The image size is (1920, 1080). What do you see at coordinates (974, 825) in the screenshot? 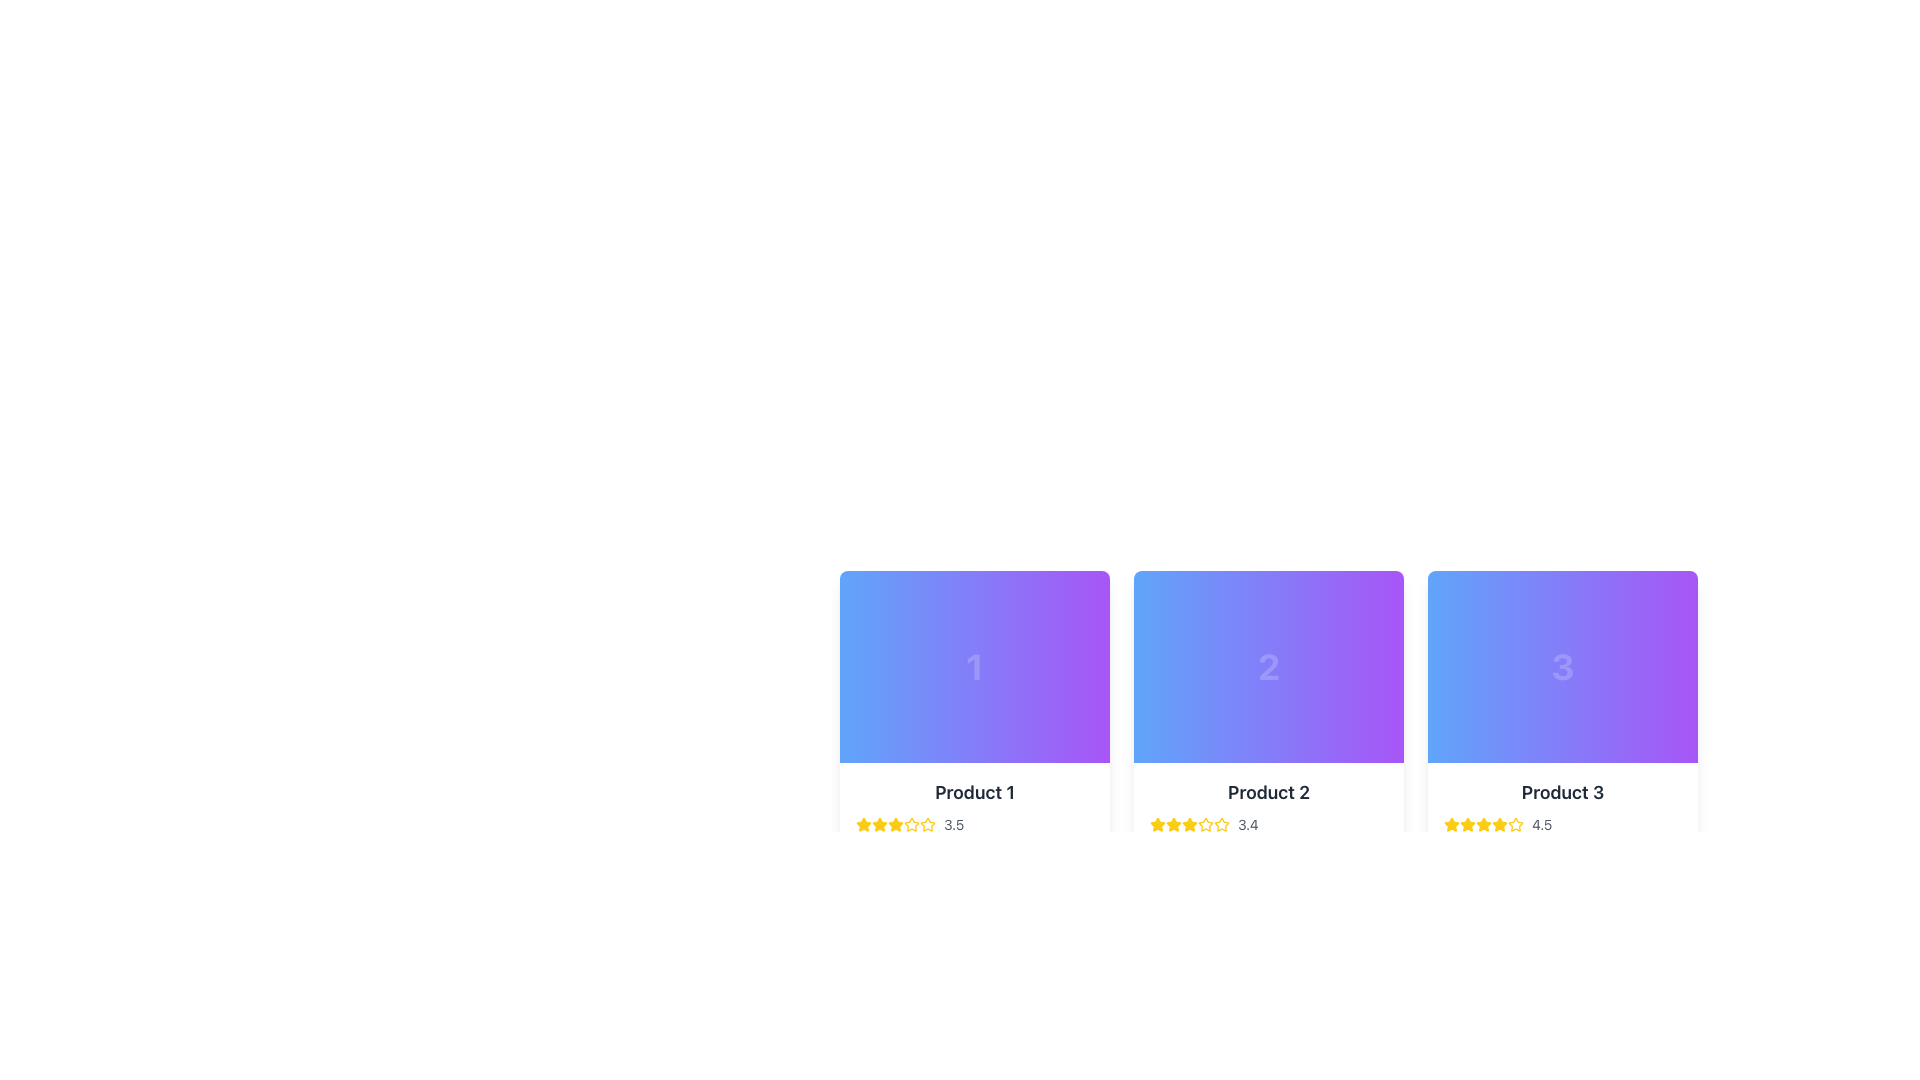
I see `numerical rating value displayed in the Rating Display Component located beneath the title 'Product 1' and above the price '$820'` at bounding box center [974, 825].